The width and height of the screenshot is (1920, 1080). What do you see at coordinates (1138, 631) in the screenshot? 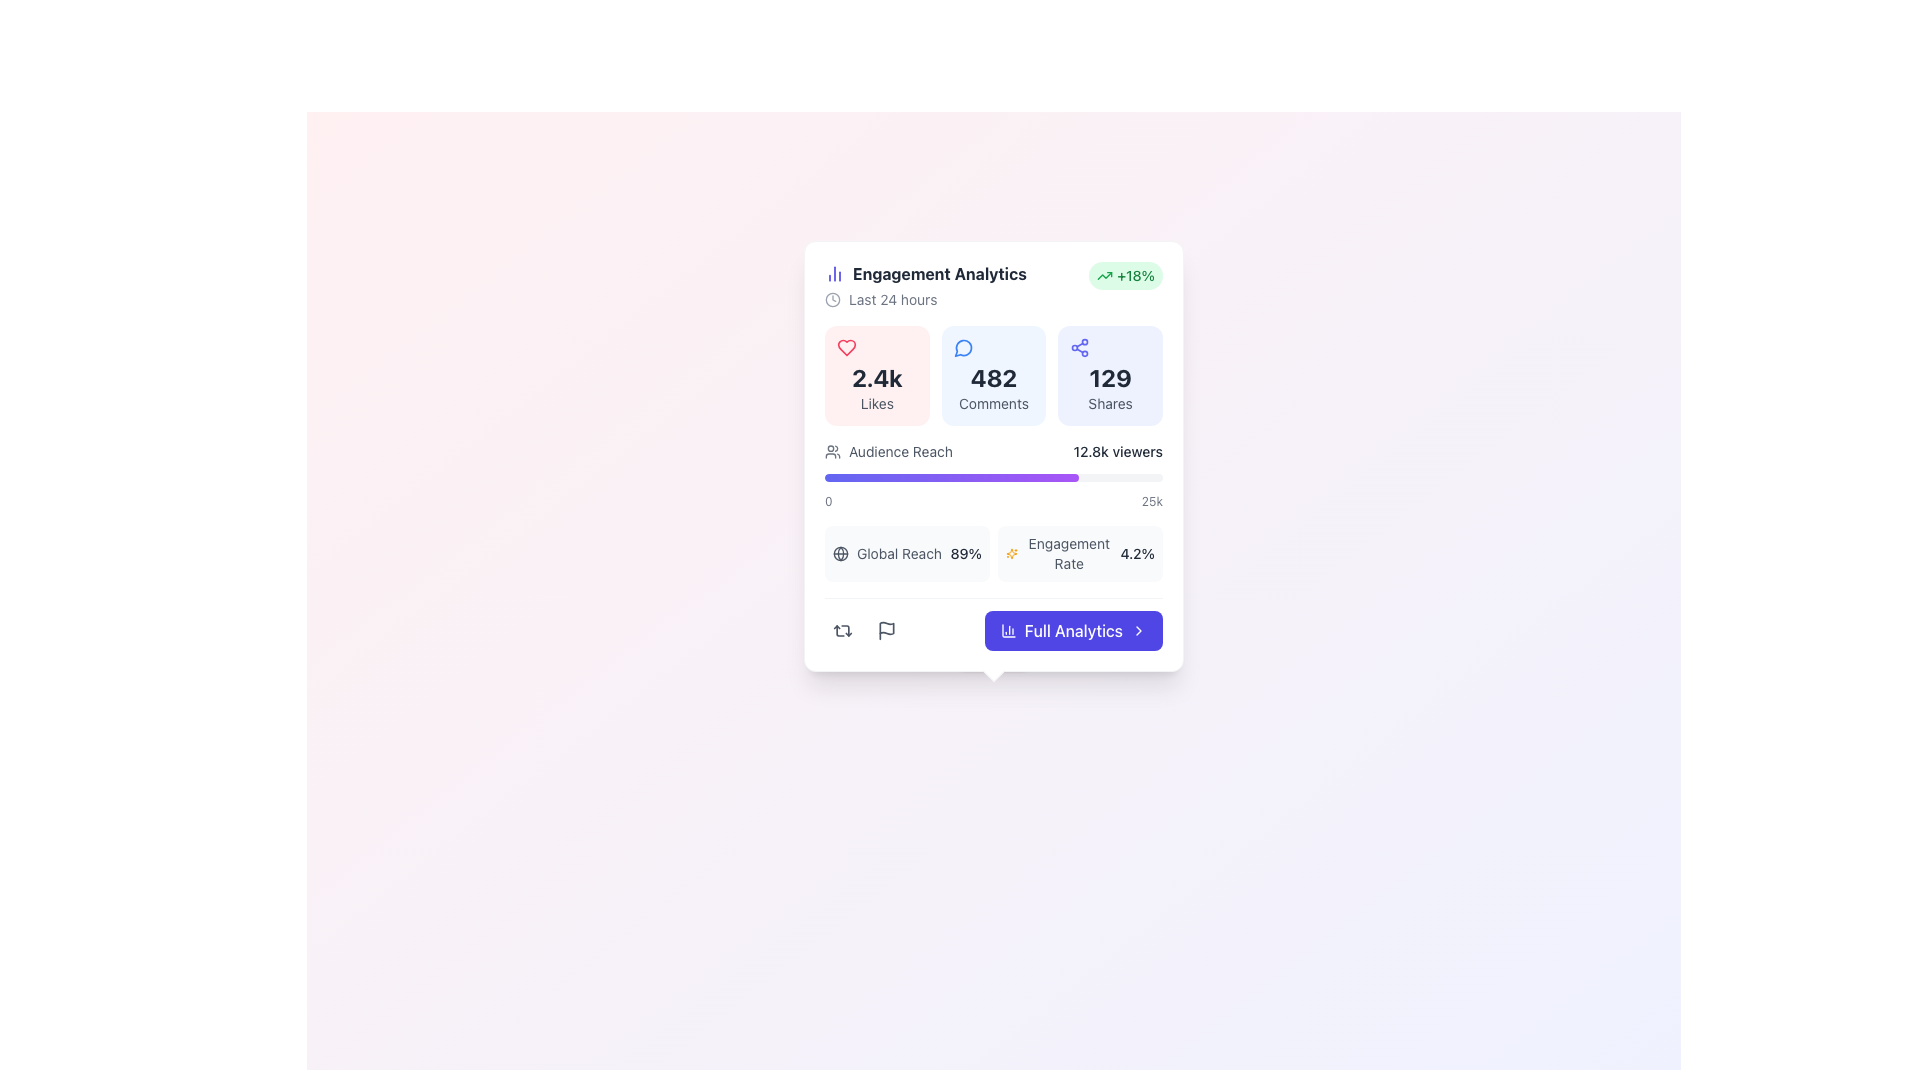
I see `the rightwards arrow icon located on the right side of the 'Full Analytics' button with a purple background` at bounding box center [1138, 631].